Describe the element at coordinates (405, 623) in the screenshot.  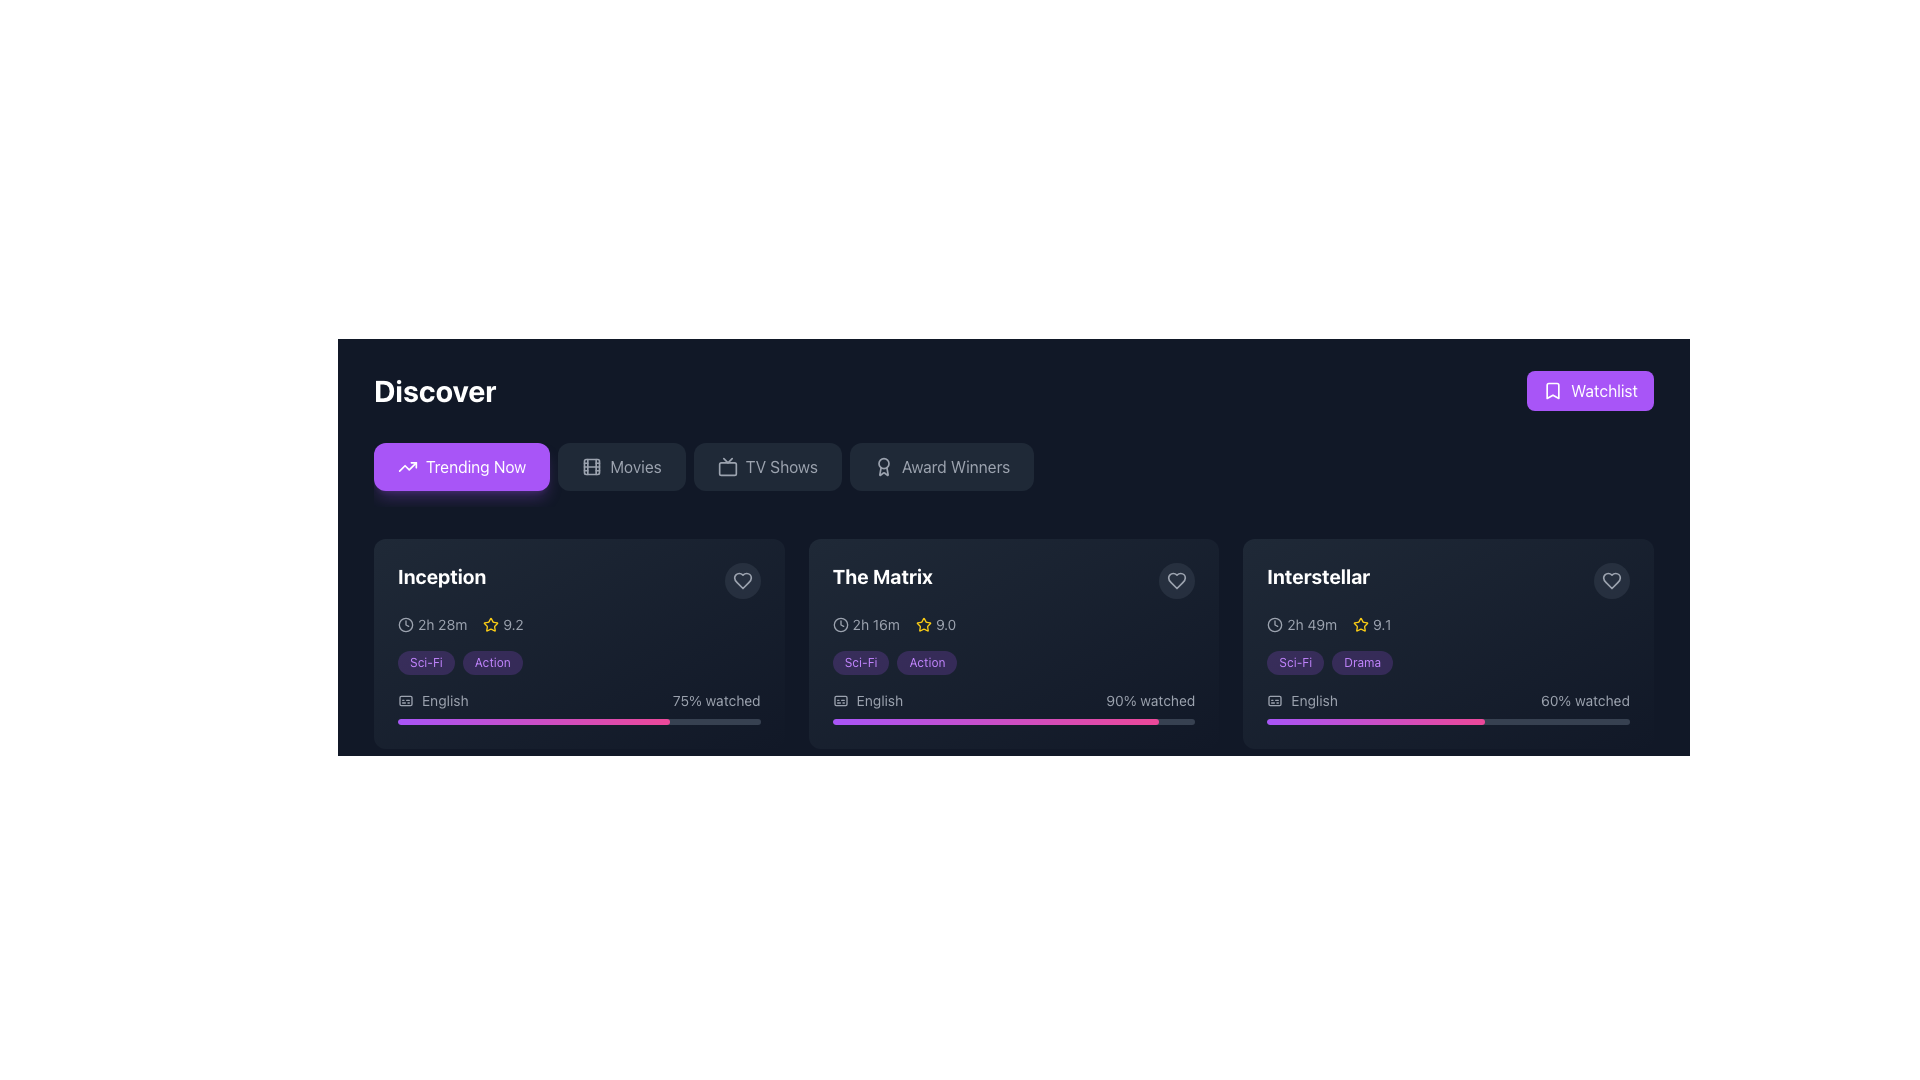
I see `the outer circle in the clock-like SVG icon located on the left side of the rating information within the 'Inception' movie card` at that location.